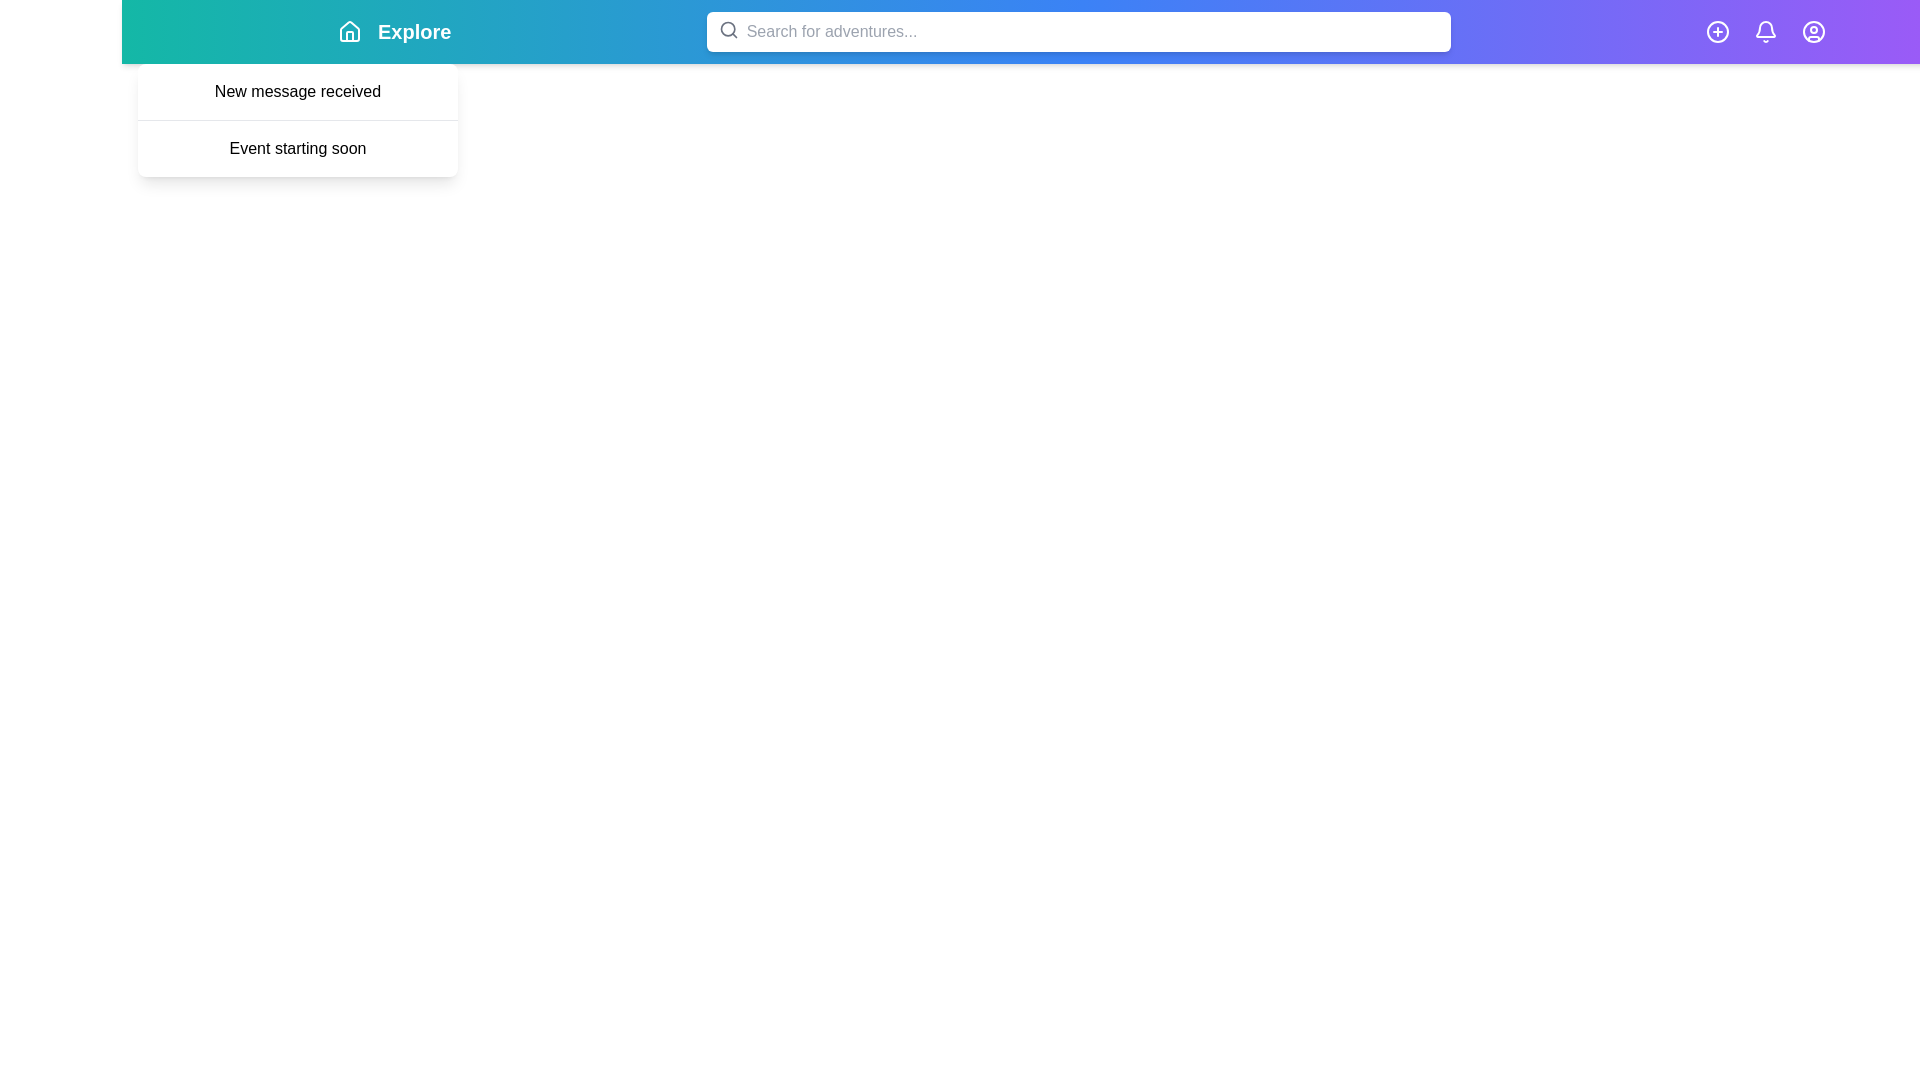 The height and width of the screenshot is (1080, 1920). What do you see at coordinates (1814, 31) in the screenshot?
I see `the user icon to access user-related actions` at bounding box center [1814, 31].